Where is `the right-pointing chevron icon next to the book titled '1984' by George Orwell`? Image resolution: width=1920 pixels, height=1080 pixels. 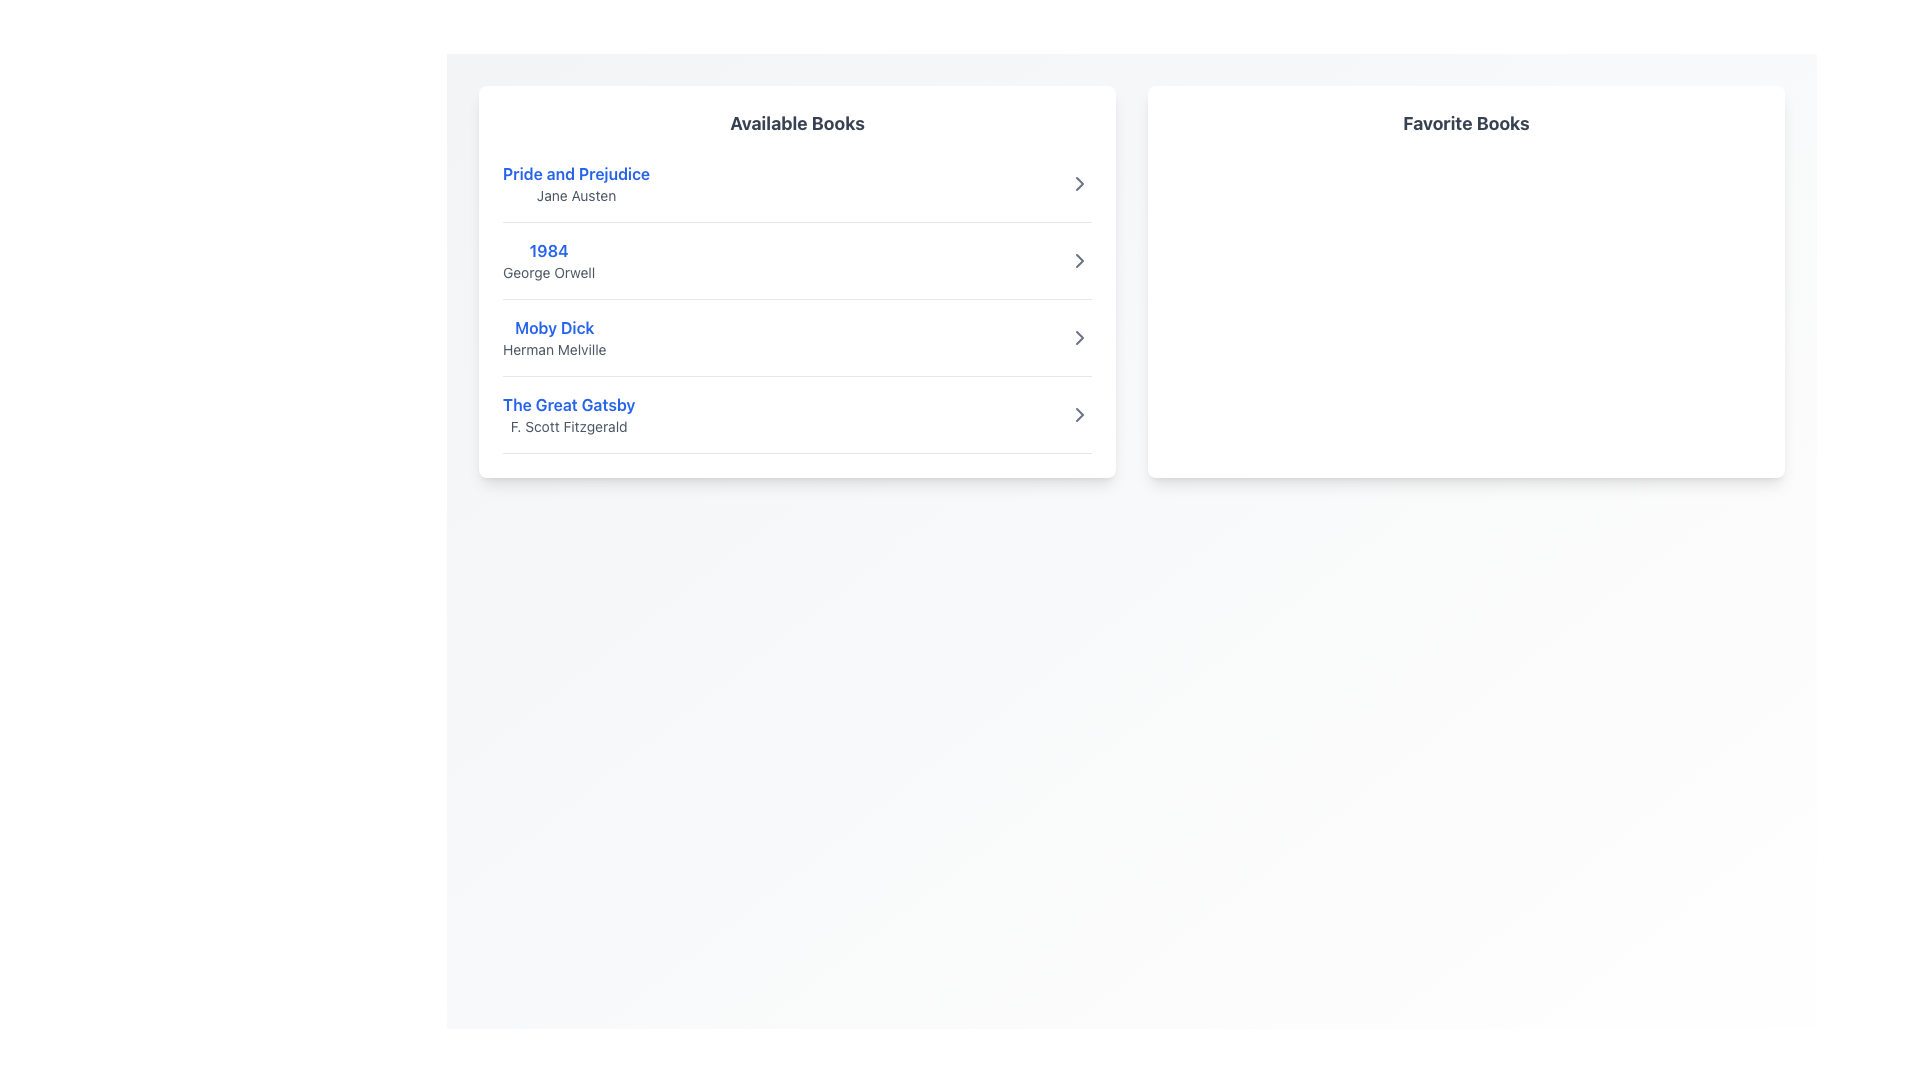 the right-pointing chevron icon next to the book titled '1984' by George Orwell is located at coordinates (1079, 260).